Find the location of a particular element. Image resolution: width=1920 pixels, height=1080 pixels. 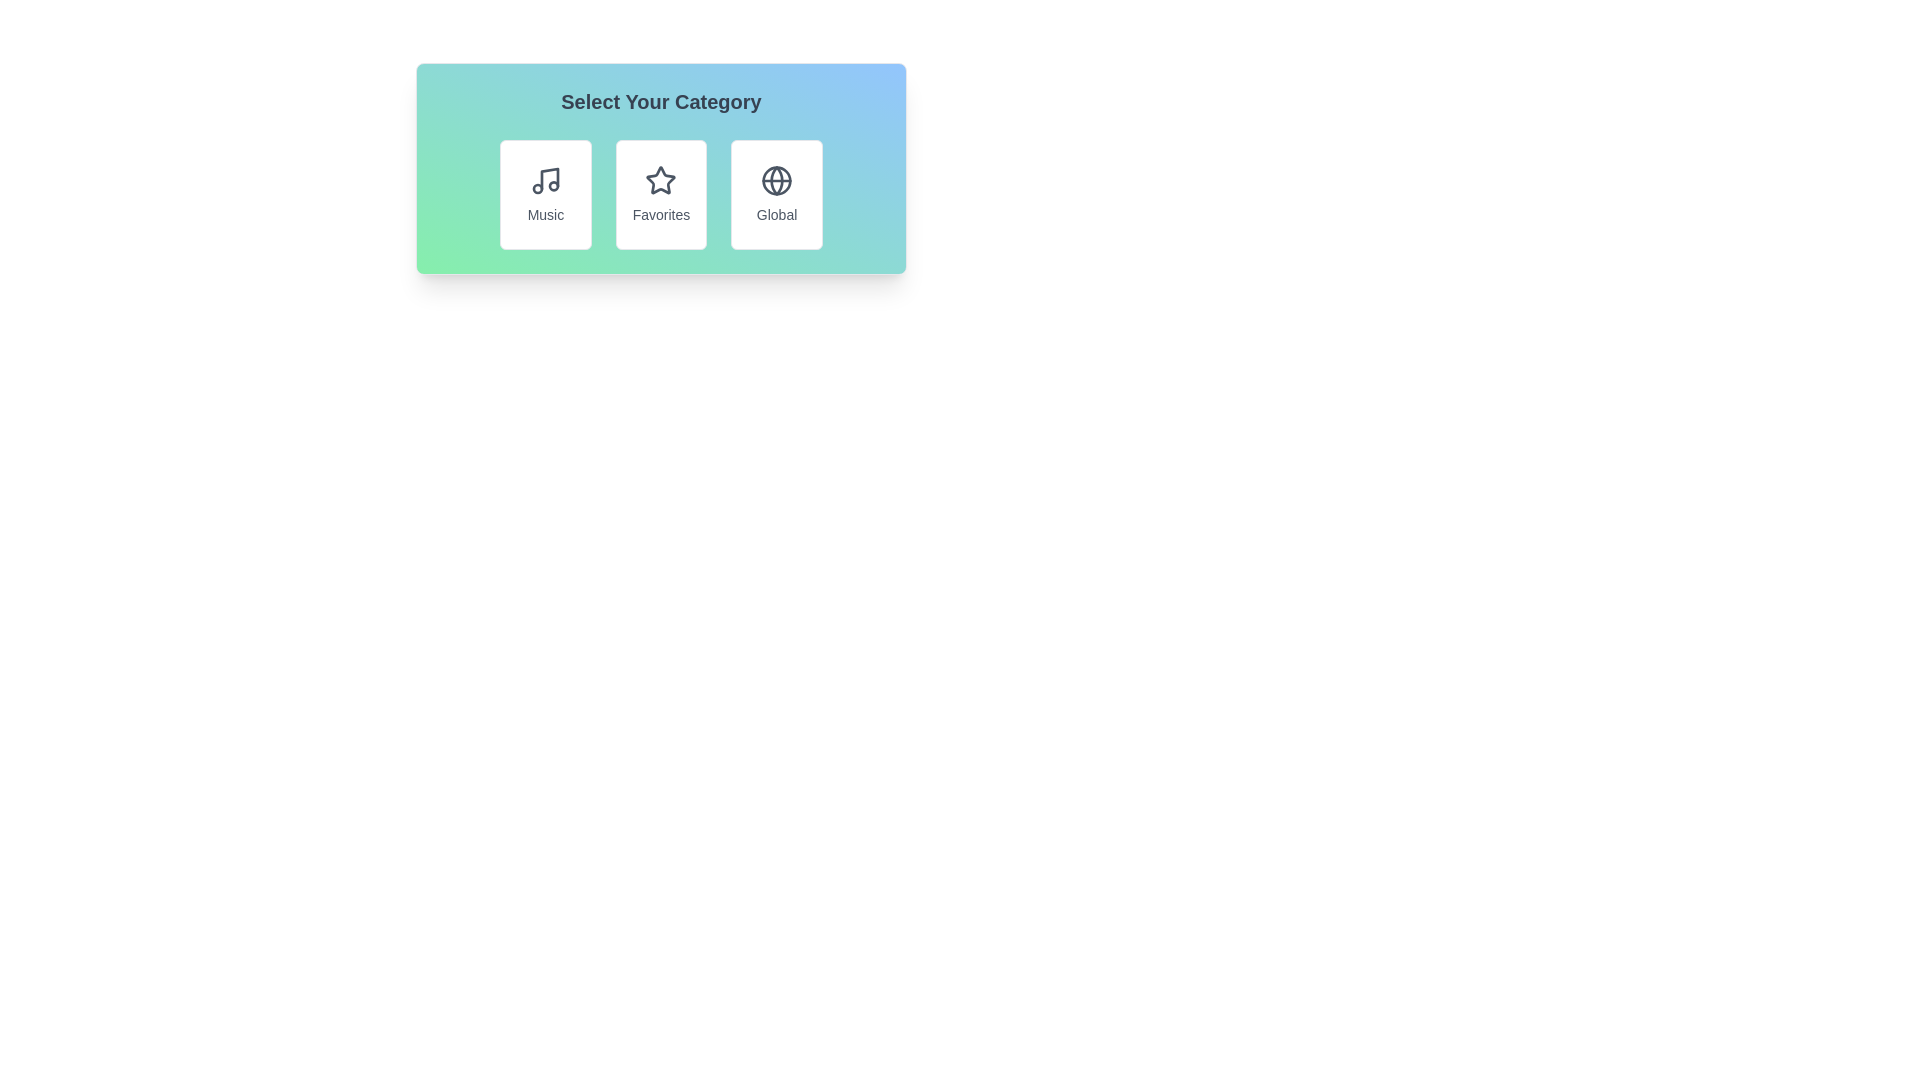

the 'Music' category button, which is the first item in a grid layout of interactive cards is located at coordinates (545, 195).